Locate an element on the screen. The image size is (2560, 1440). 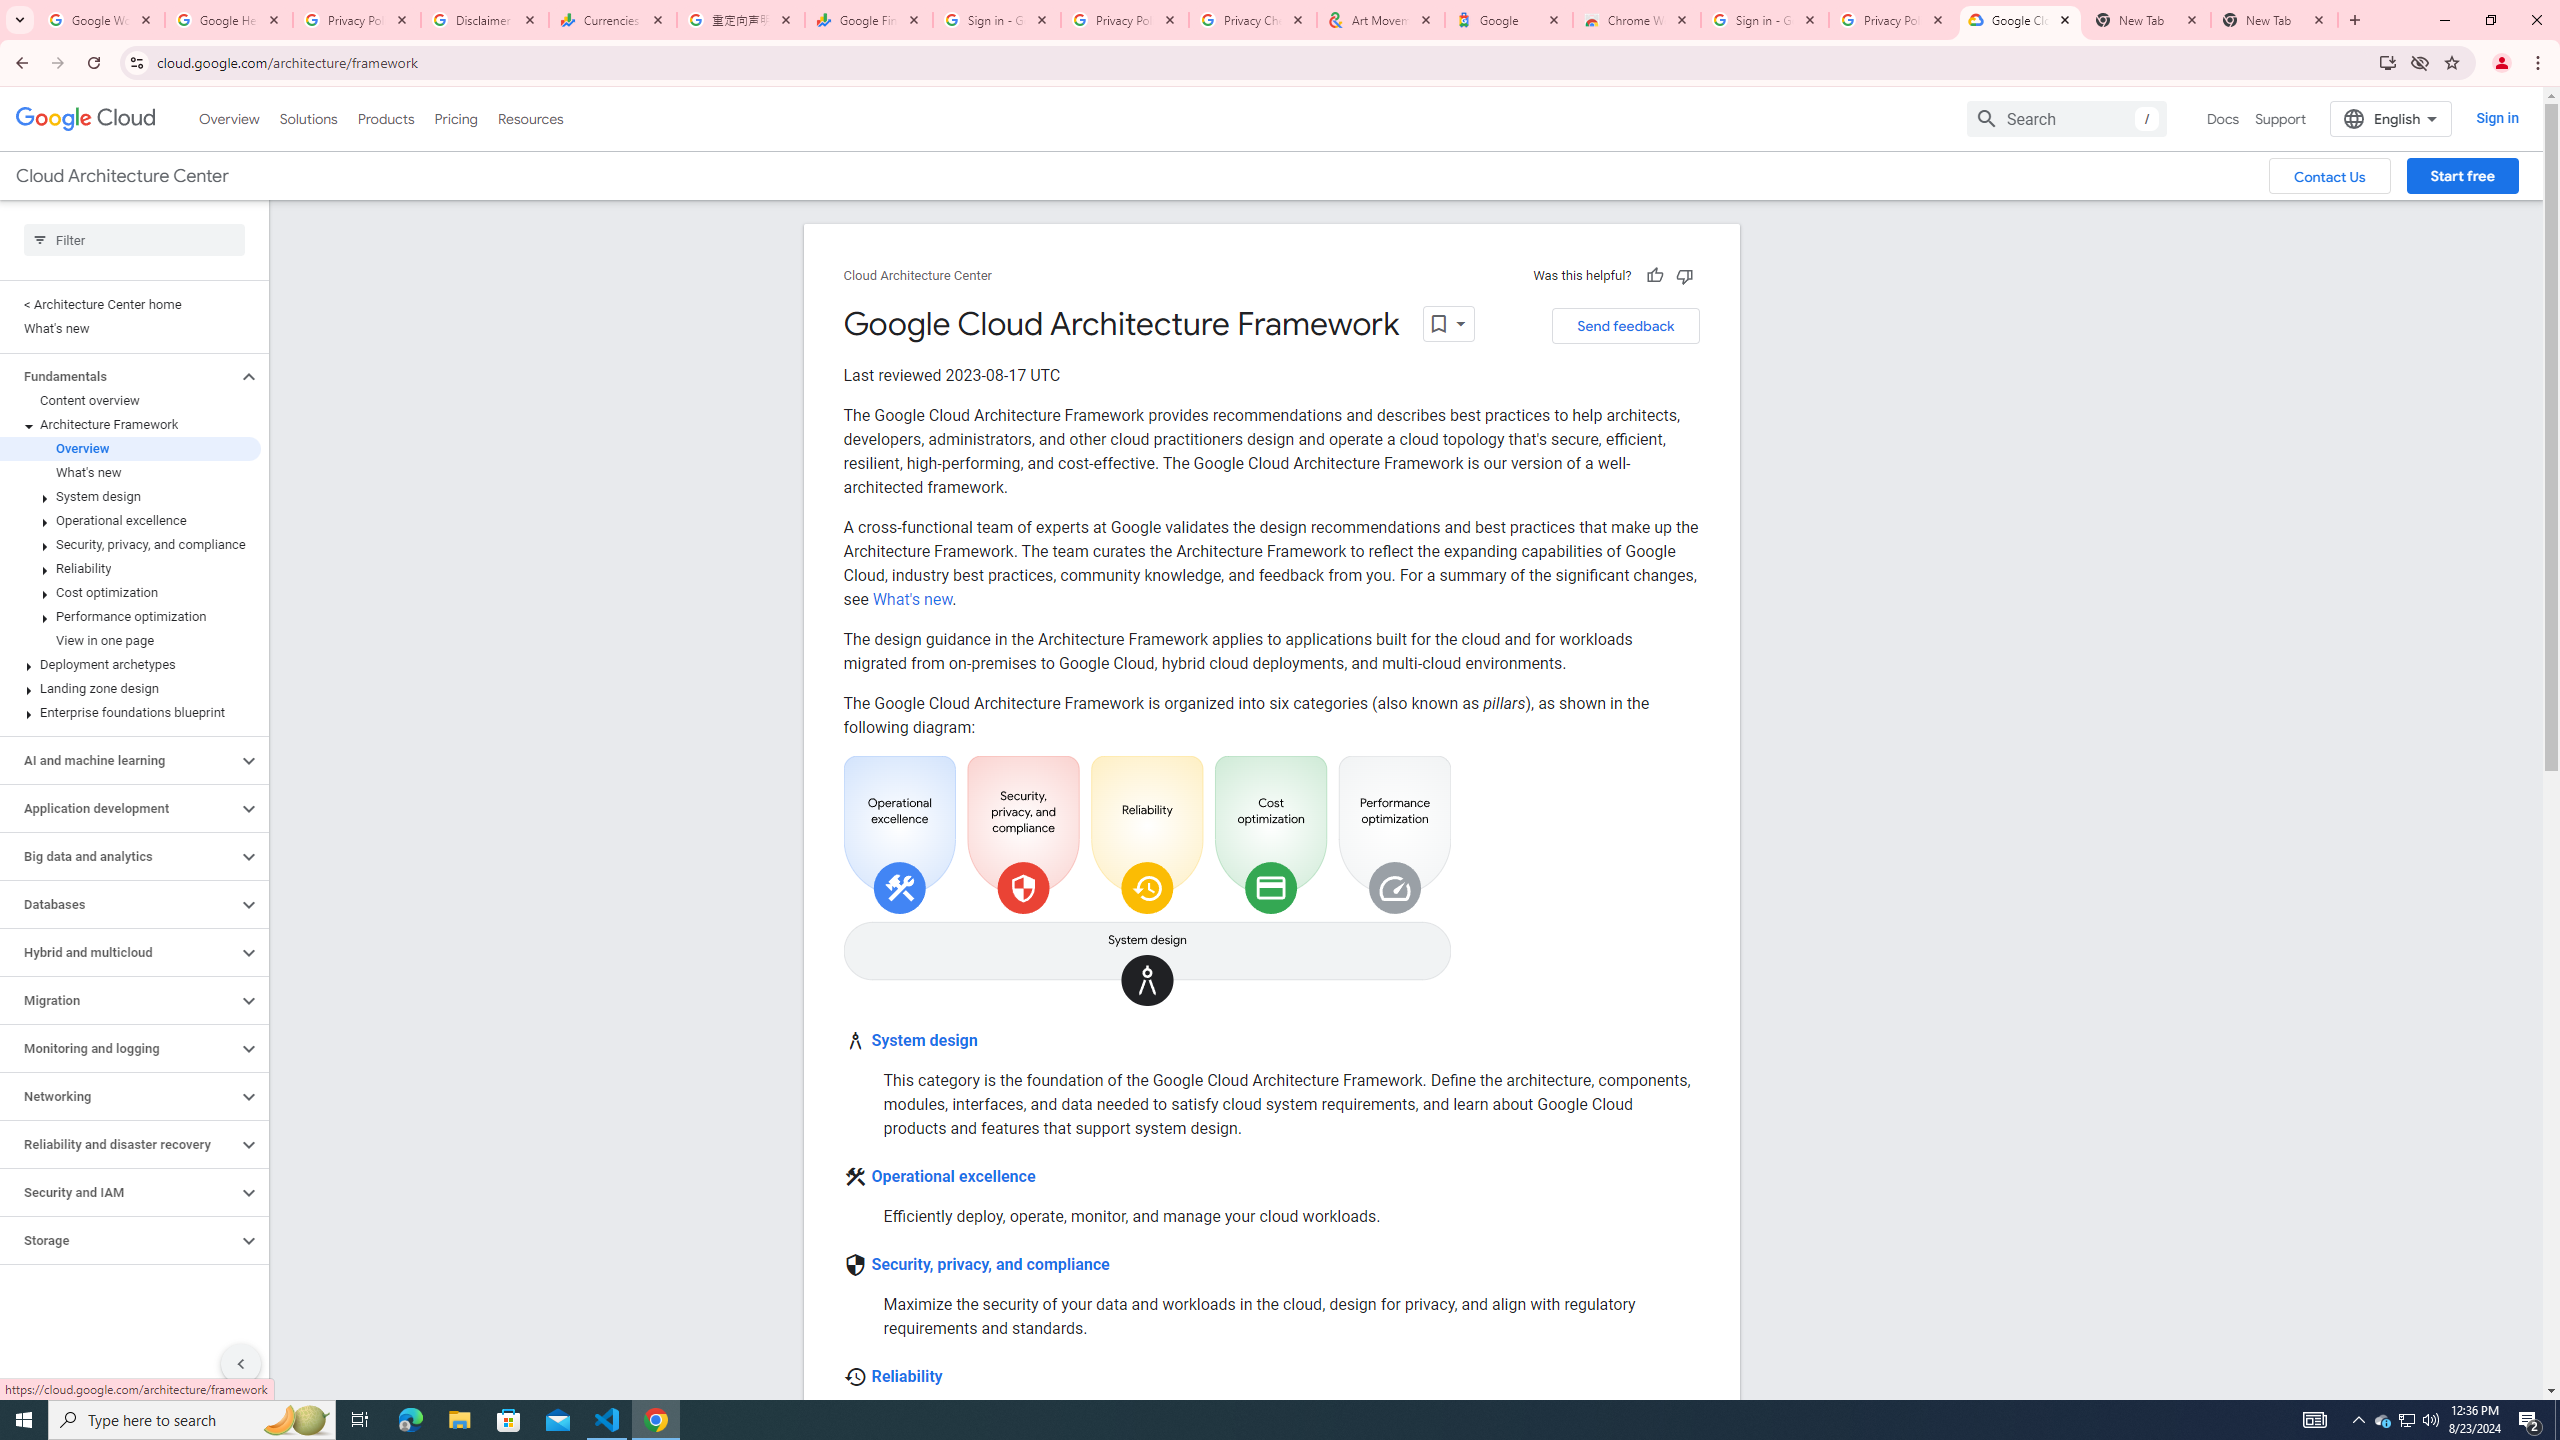
'Hybrid and multicloud' is located at coordinates (118, 951).